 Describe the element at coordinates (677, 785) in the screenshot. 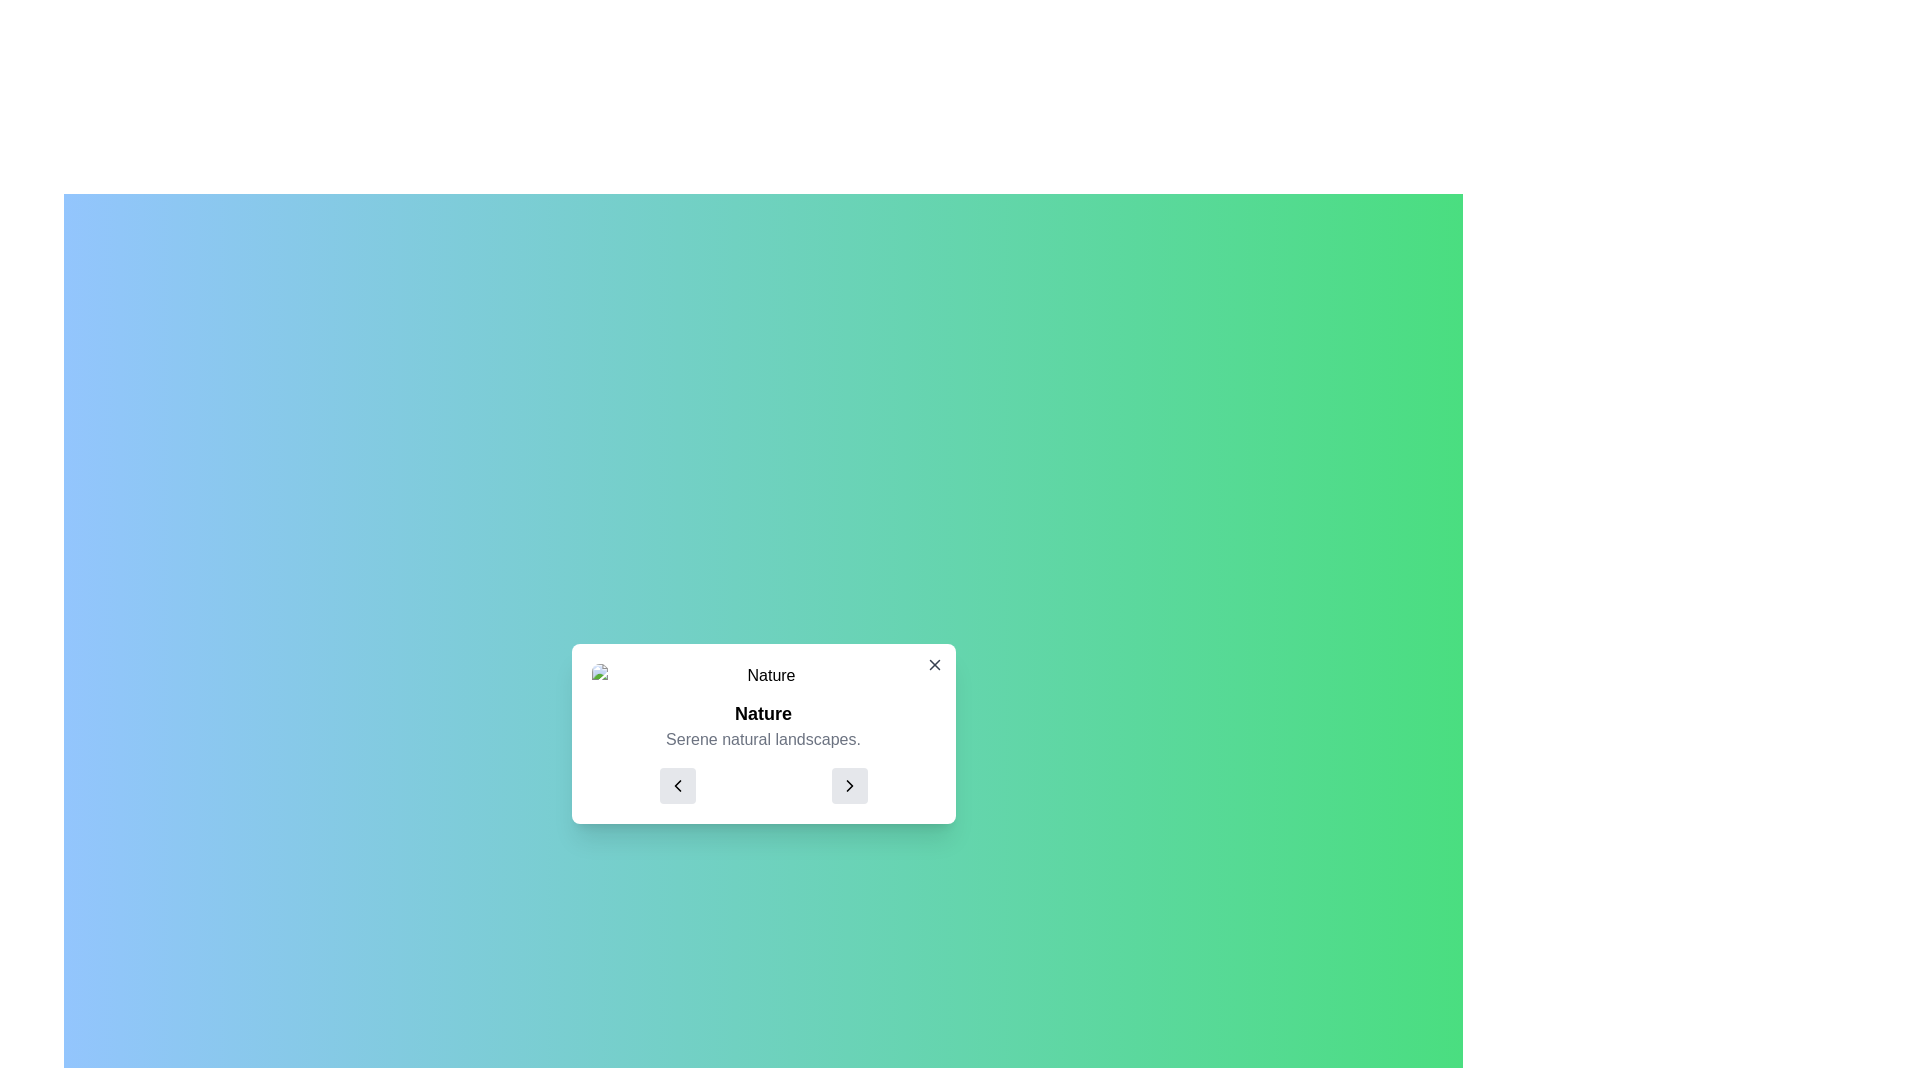

I see `the leftward chevron icon within the interactive button` at that location.